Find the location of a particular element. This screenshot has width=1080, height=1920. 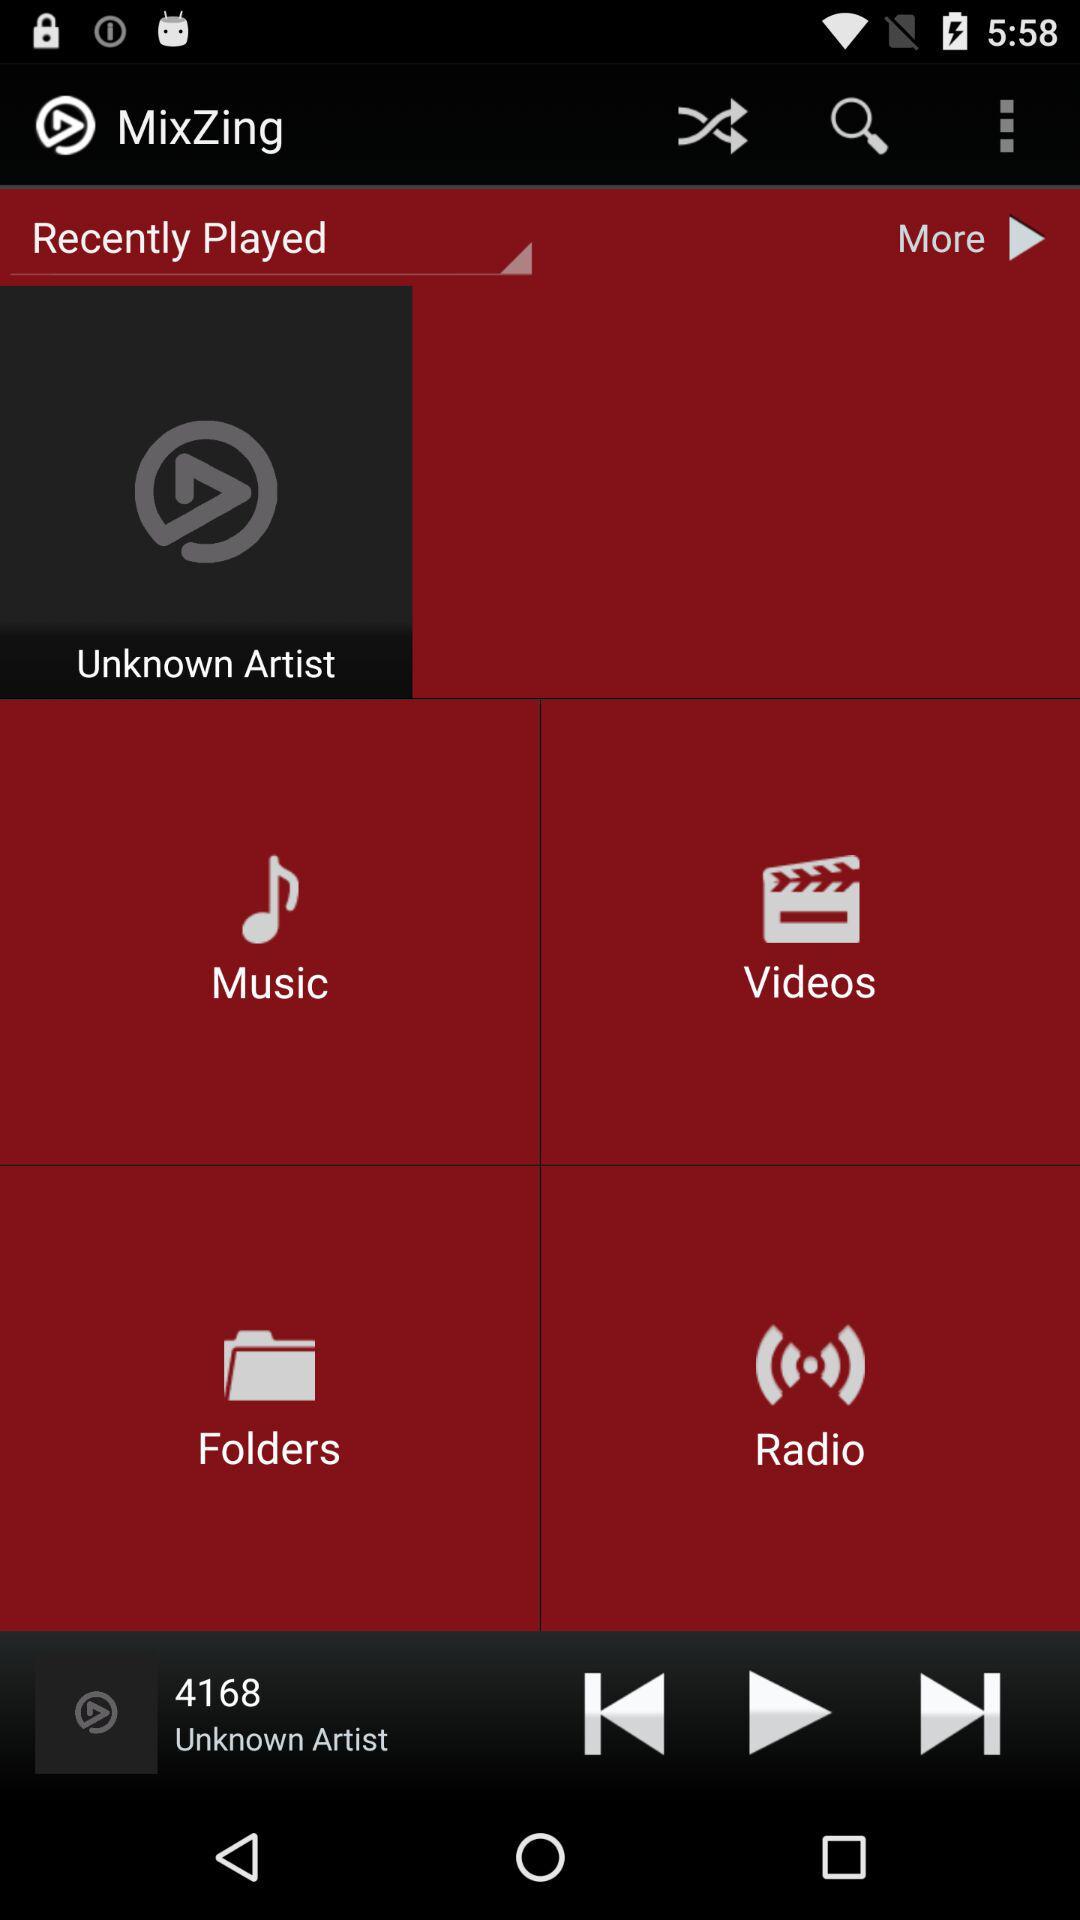

replay is located at coordinates (96, 1711).